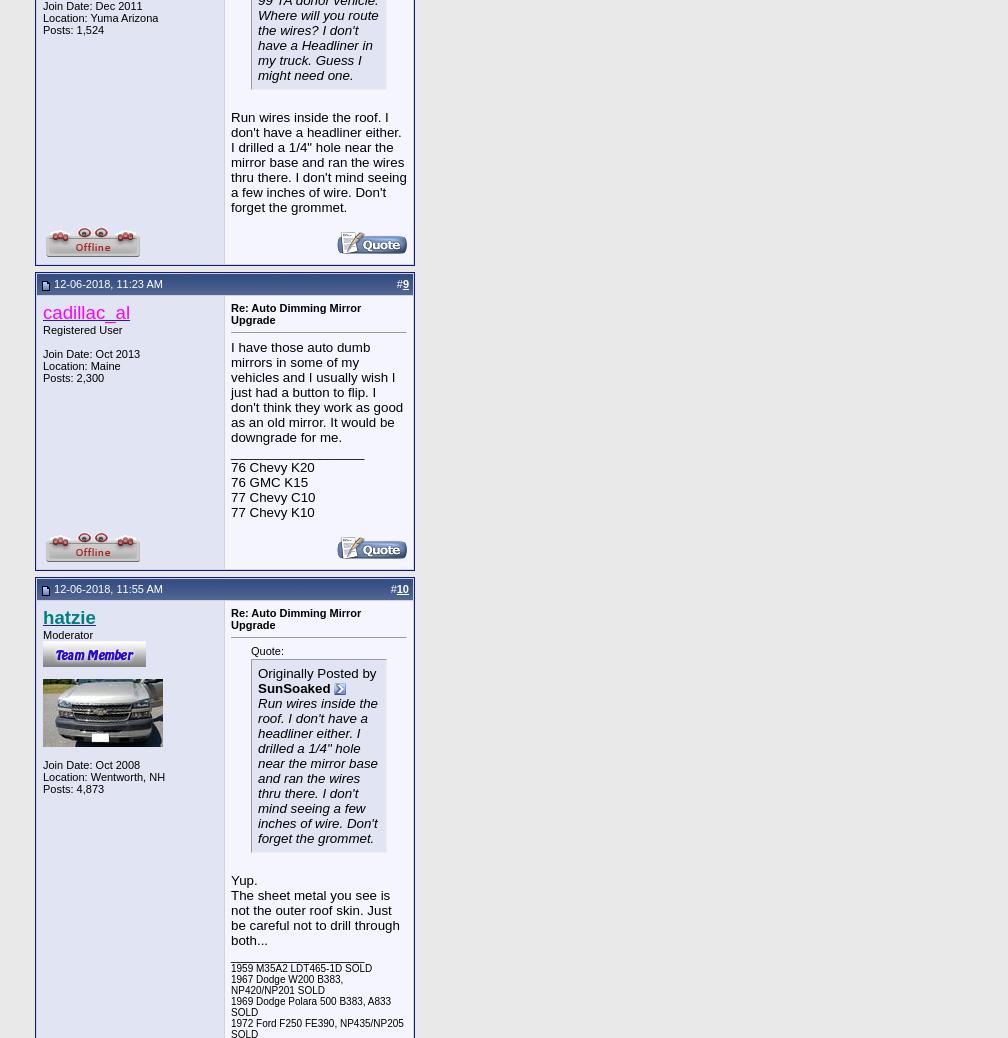 The width and height of the screenshot is (1008, 1038). I want to click on '12-06-2018, 11:23 AM', so click(106, 283).